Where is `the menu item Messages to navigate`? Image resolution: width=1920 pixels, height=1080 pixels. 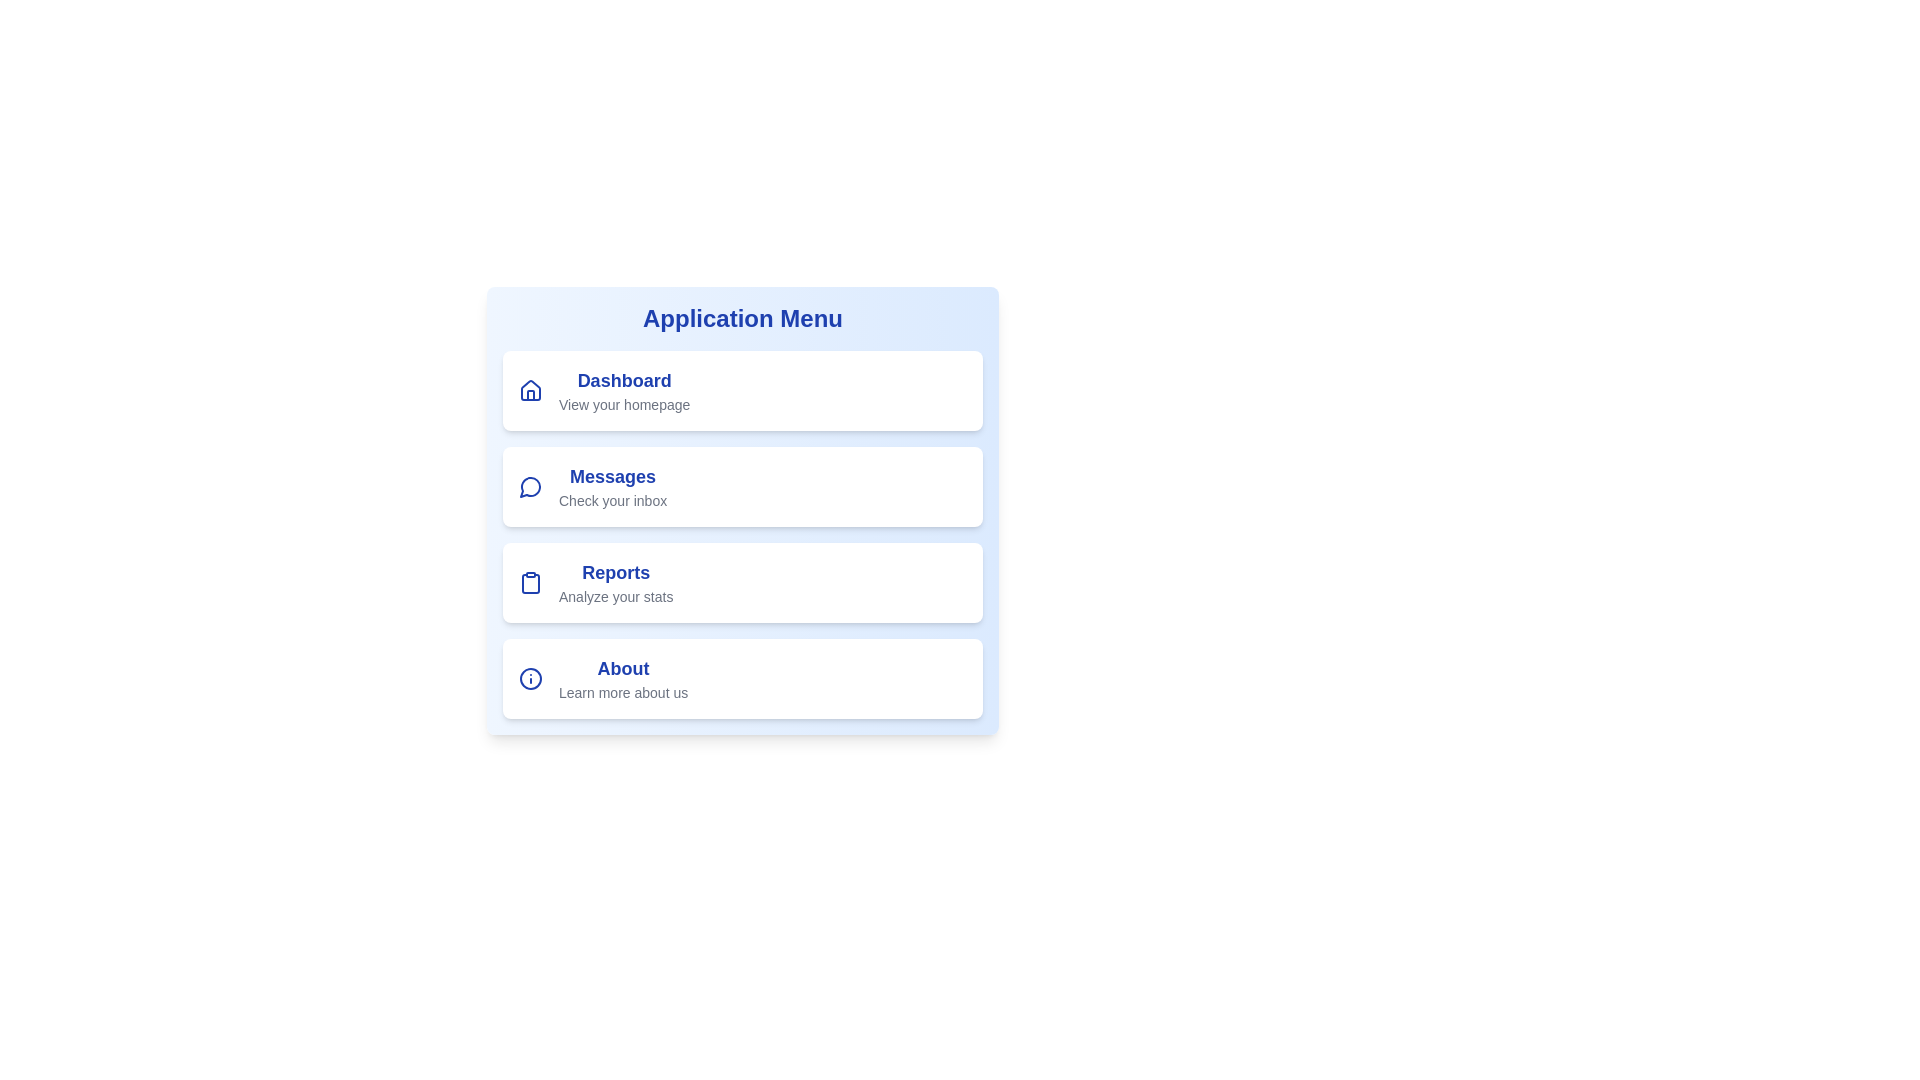
the menu item Messages to navigate is located at coordinates (742, 486).